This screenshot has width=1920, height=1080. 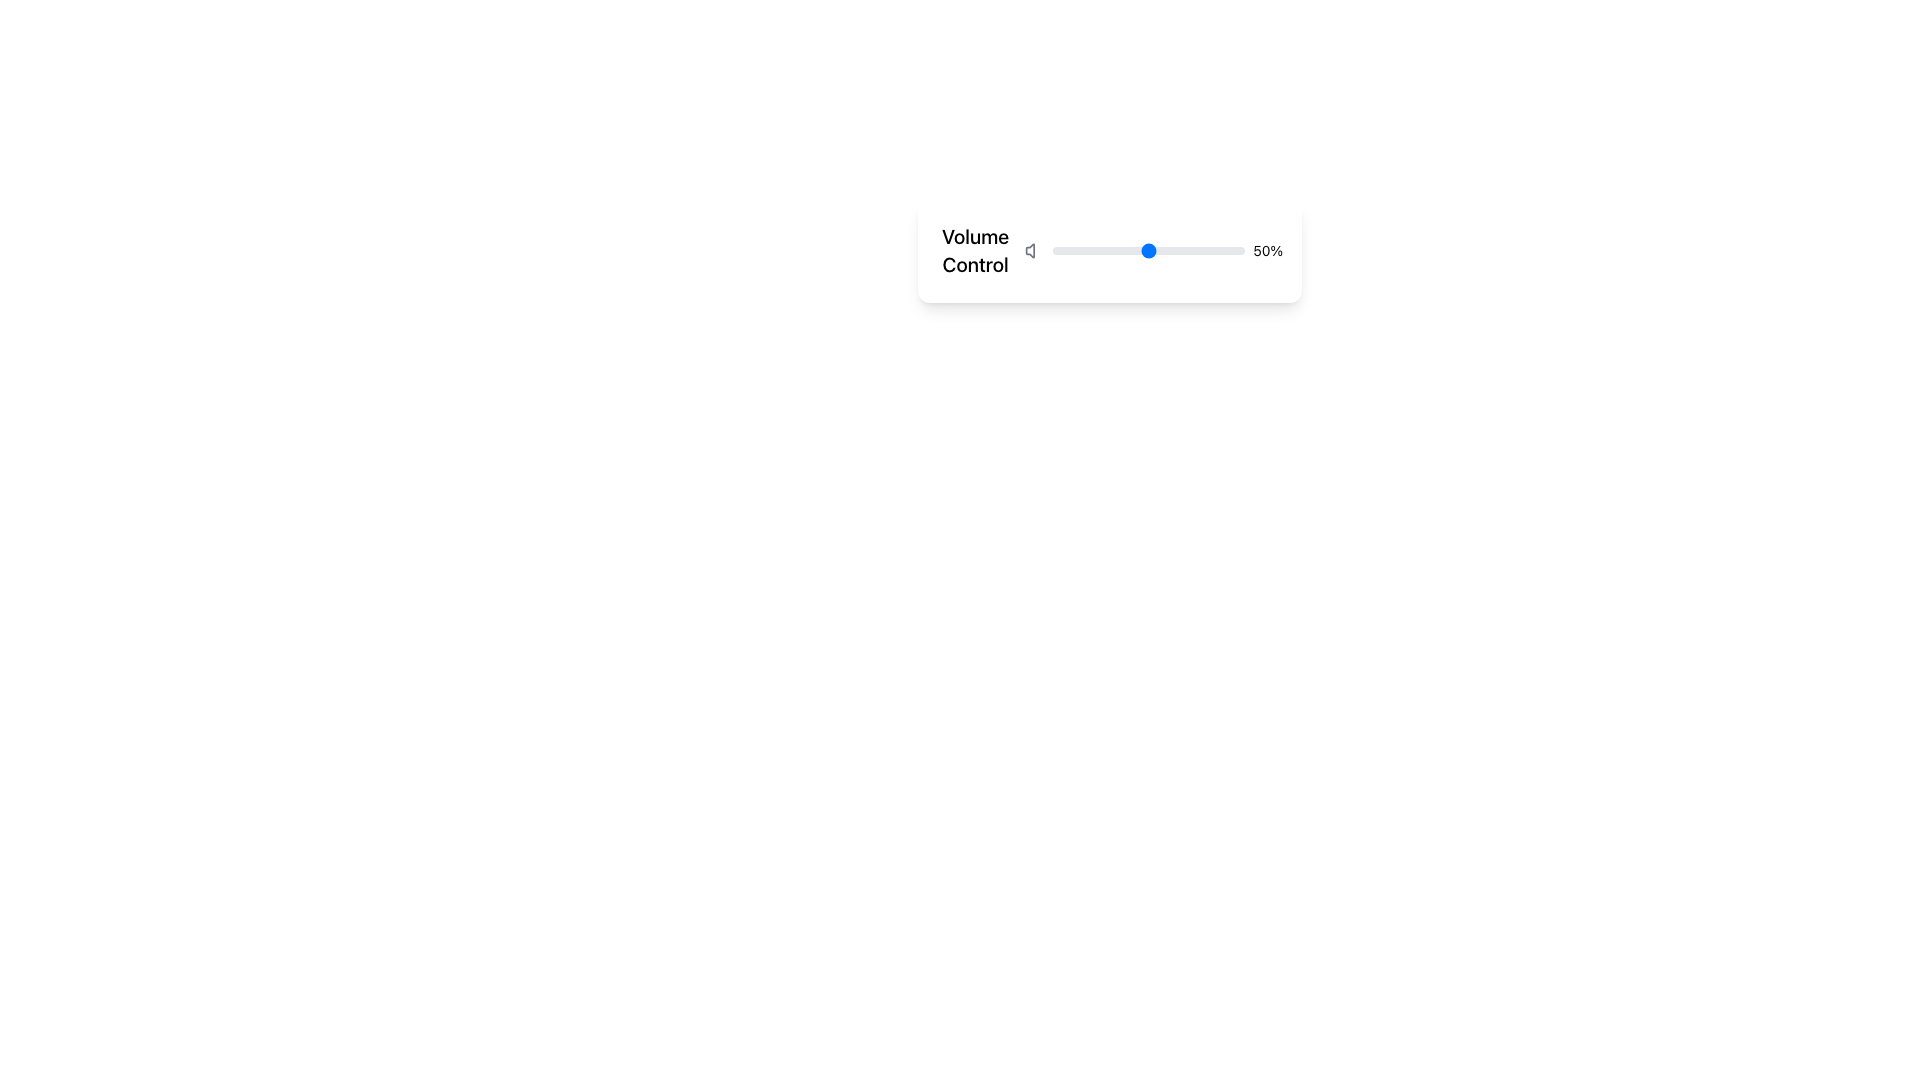 What do you see at coordinates (1139, 249) in the screenshot?
I see `the slider` at bounding box center [1139, 249].